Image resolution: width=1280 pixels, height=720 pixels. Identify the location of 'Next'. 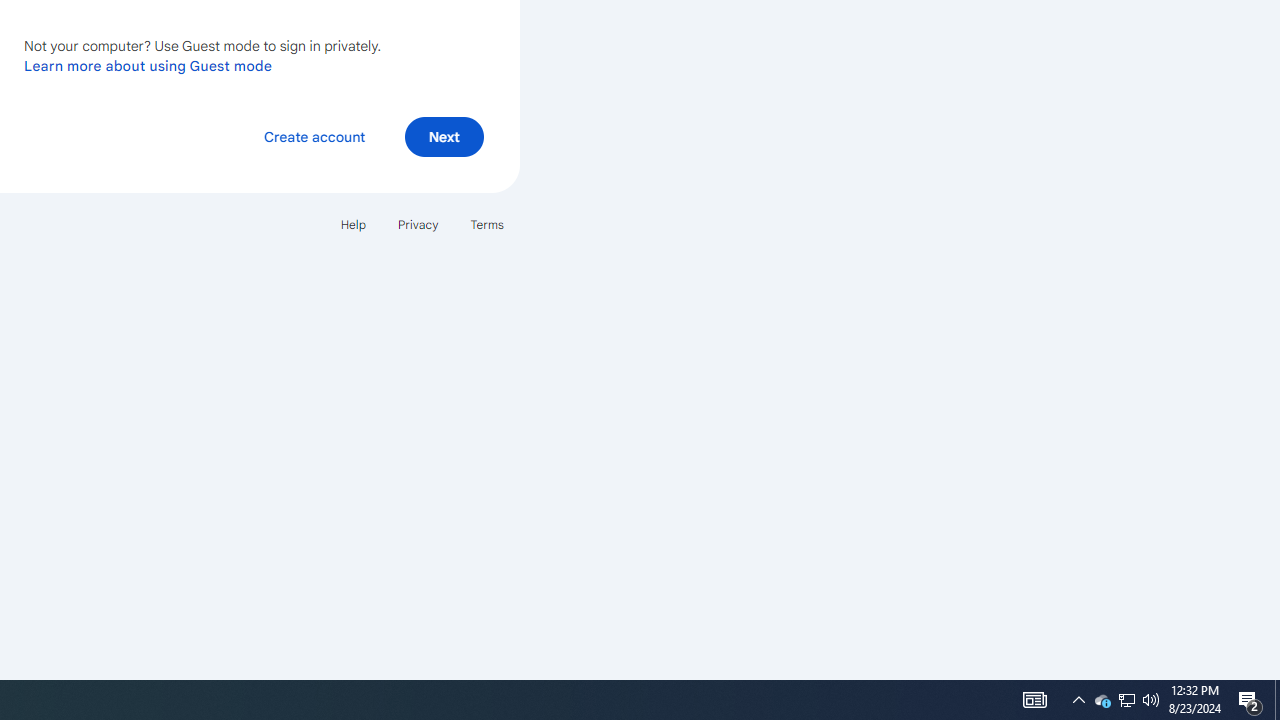
(443, 135).